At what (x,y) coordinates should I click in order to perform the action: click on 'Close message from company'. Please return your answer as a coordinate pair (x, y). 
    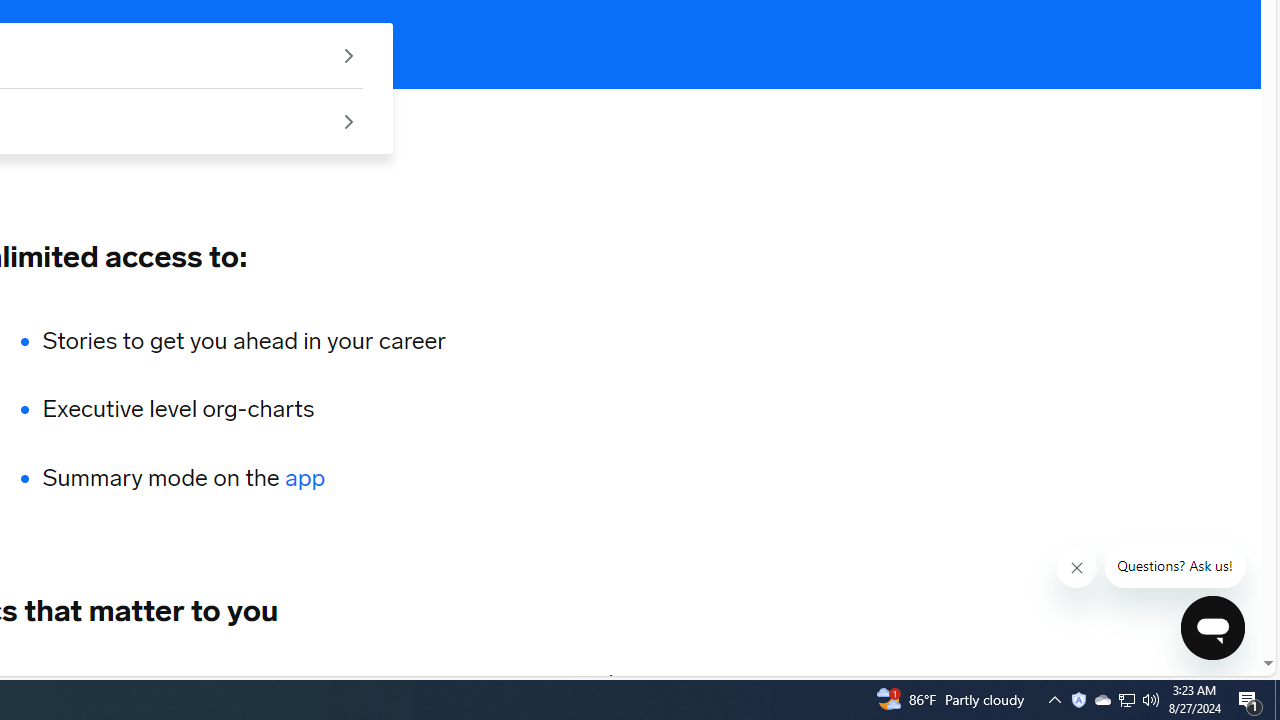
    Looking at the image, I should click on (1076, 568).